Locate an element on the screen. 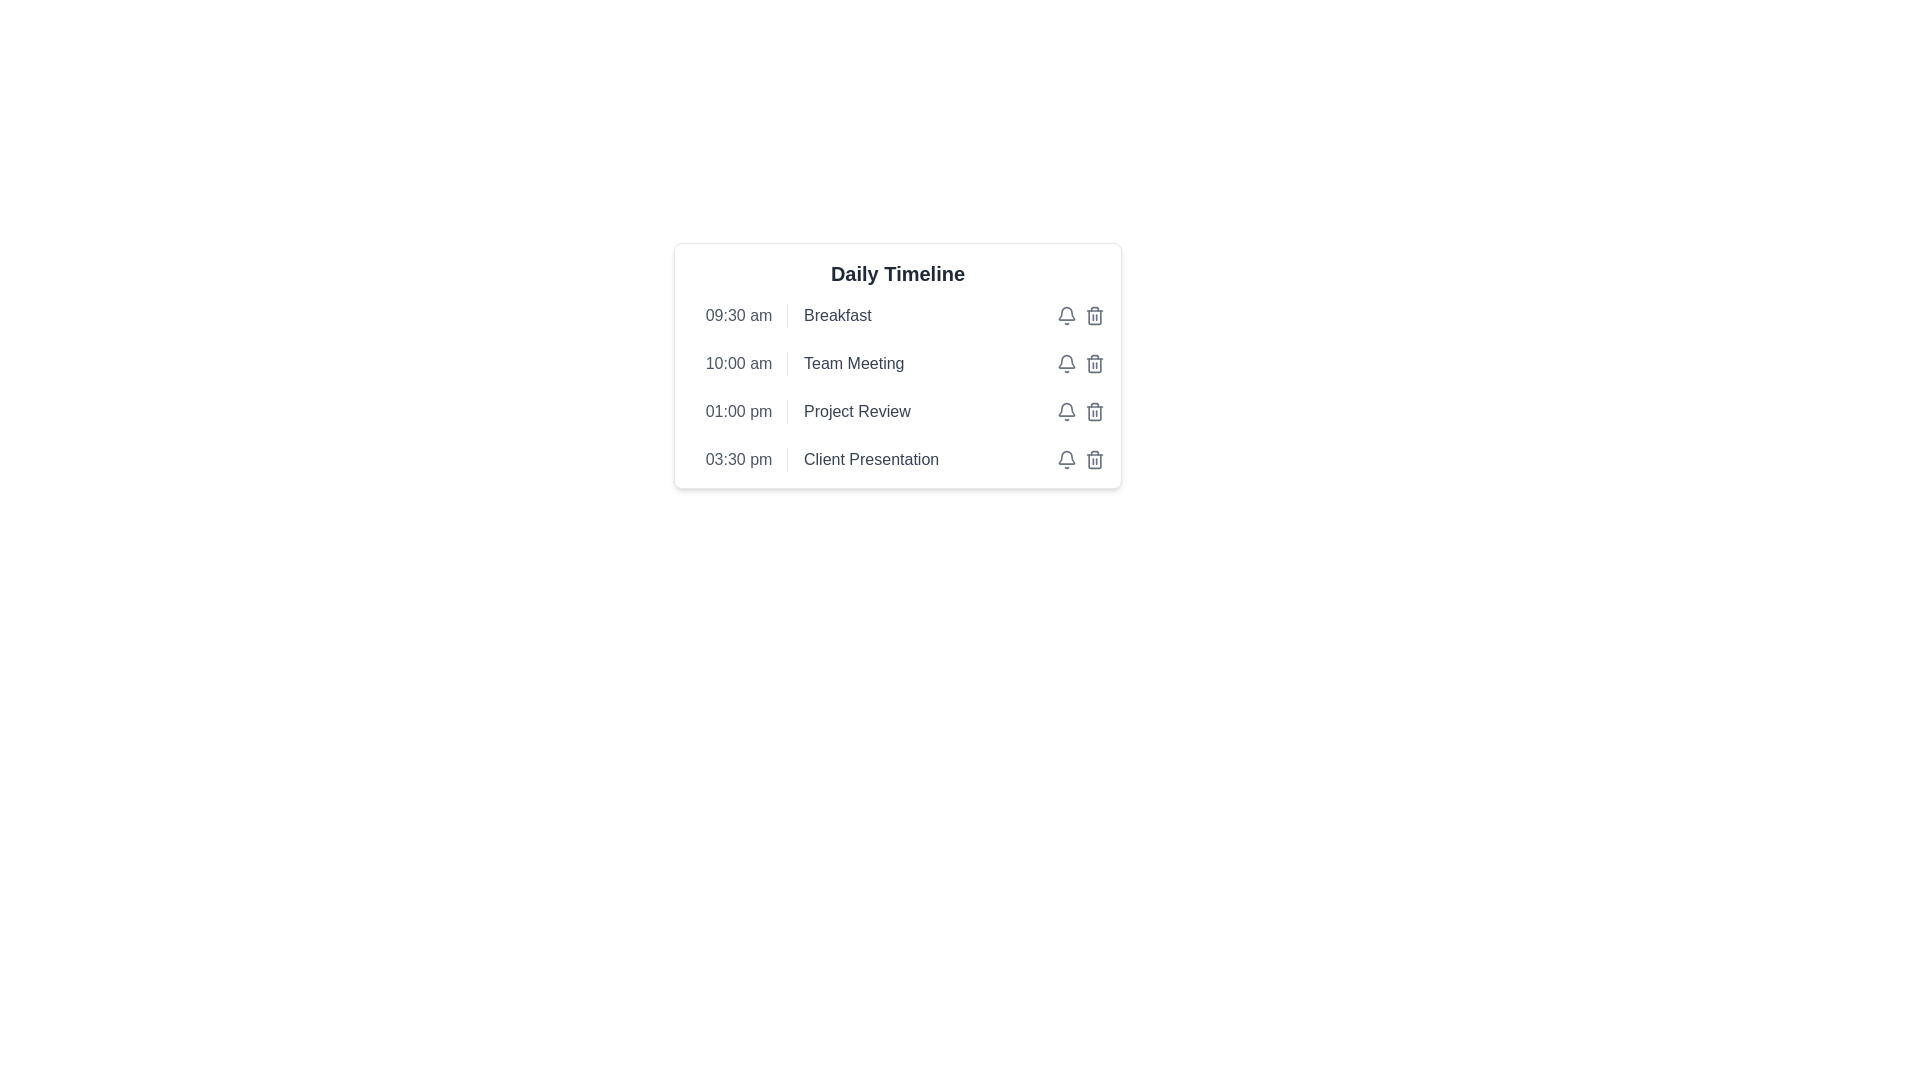 The height and width of the screenshot is (1080, 1920). the bell-shaped icon button styled in gray that changes to blue when hovered, associated with the 'Project Review' entry in the Daily Timeline component is located at coordinates (1065, 411).